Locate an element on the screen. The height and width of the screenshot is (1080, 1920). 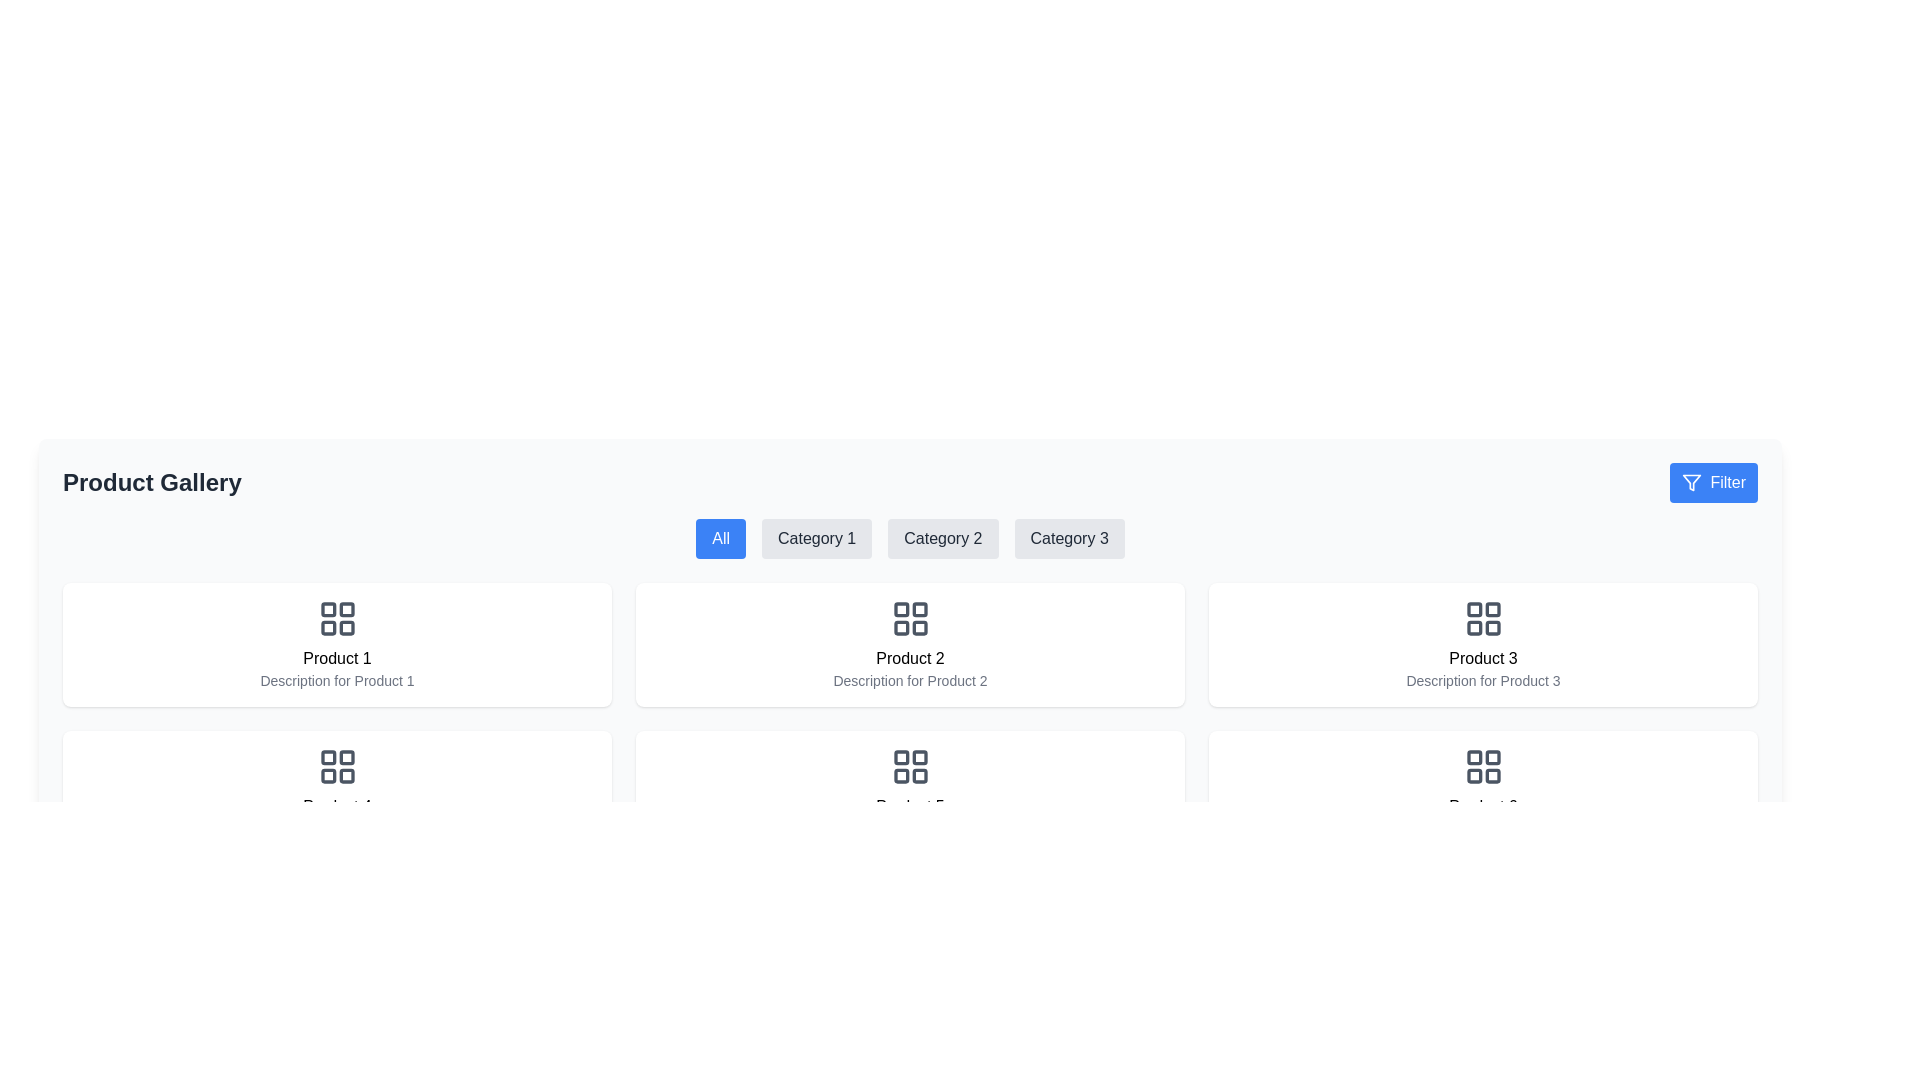
the top-left square of the 2x2 grid icon above the 'Product 4' text in the user interface is located at coordinates (328, 757).